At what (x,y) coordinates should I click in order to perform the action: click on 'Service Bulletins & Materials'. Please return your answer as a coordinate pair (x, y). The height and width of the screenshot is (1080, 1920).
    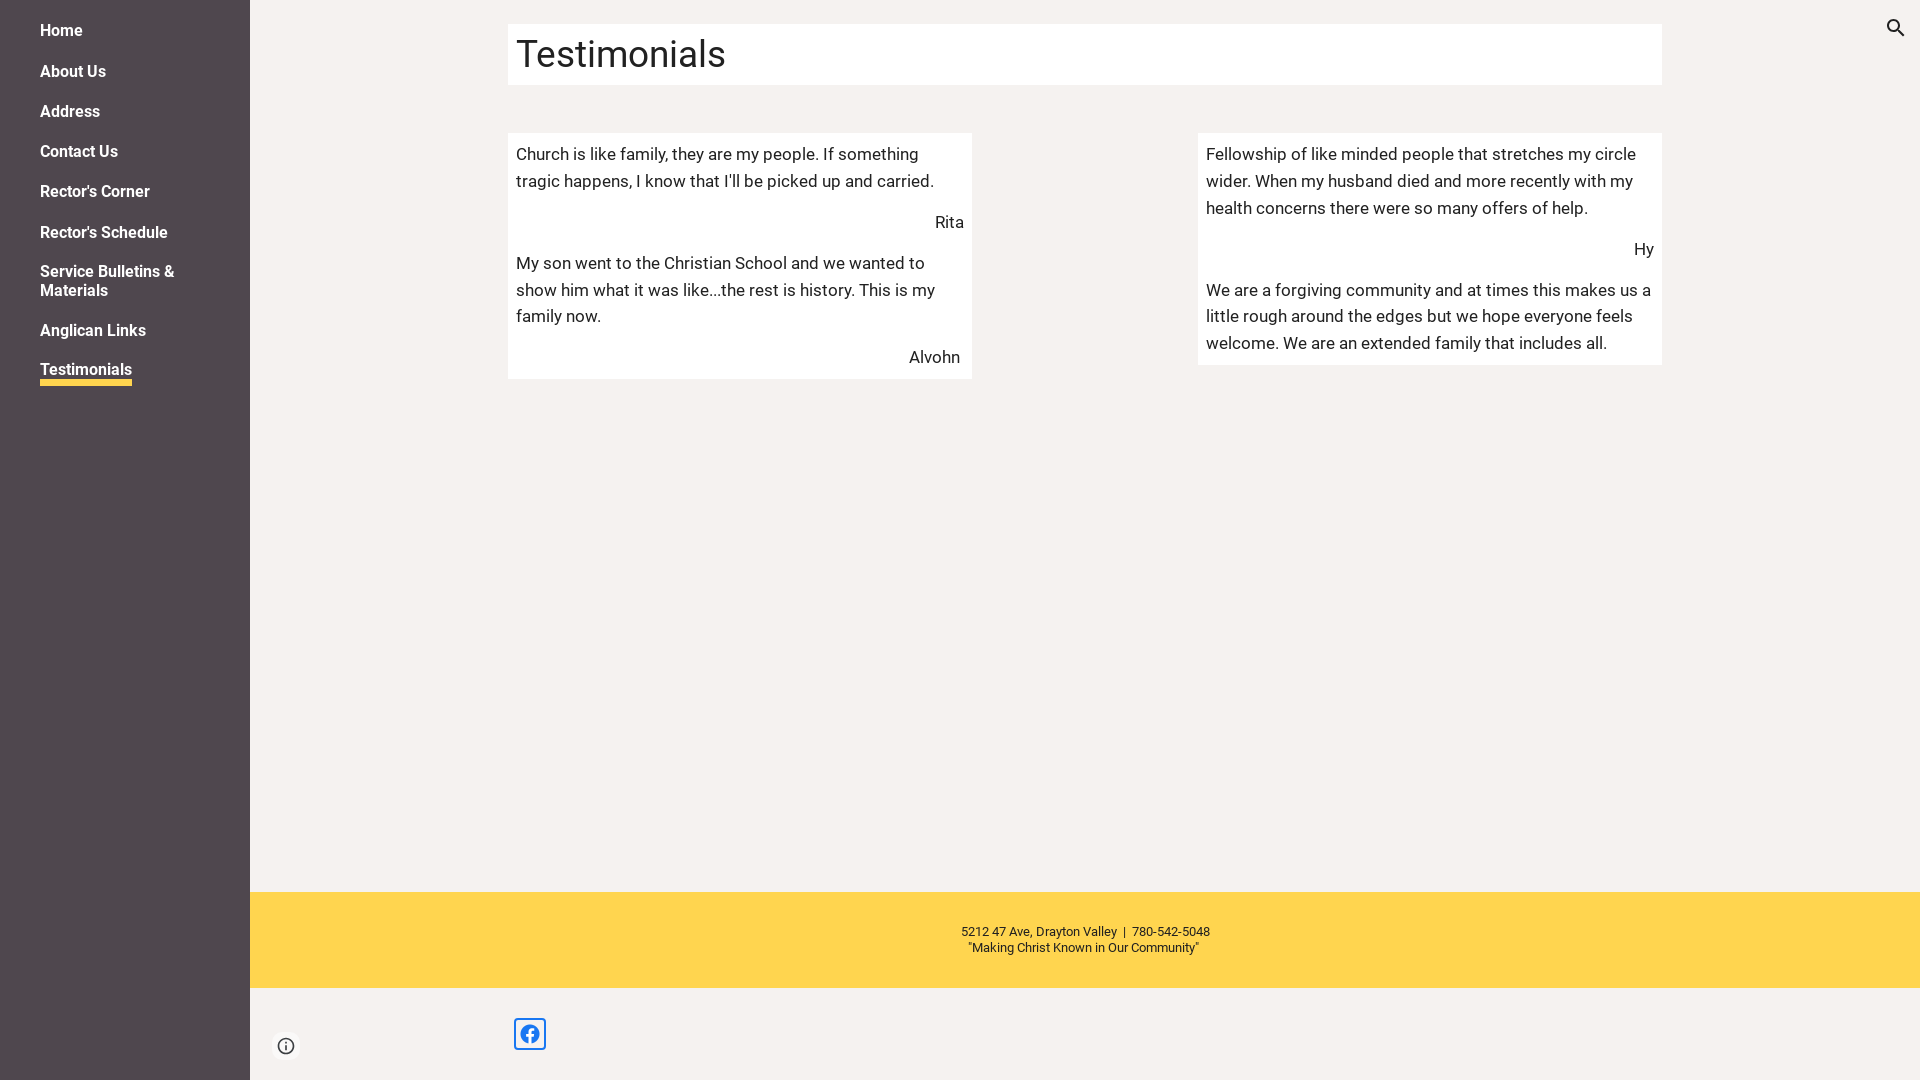
    Looking at the image, I should click on (131, 281).